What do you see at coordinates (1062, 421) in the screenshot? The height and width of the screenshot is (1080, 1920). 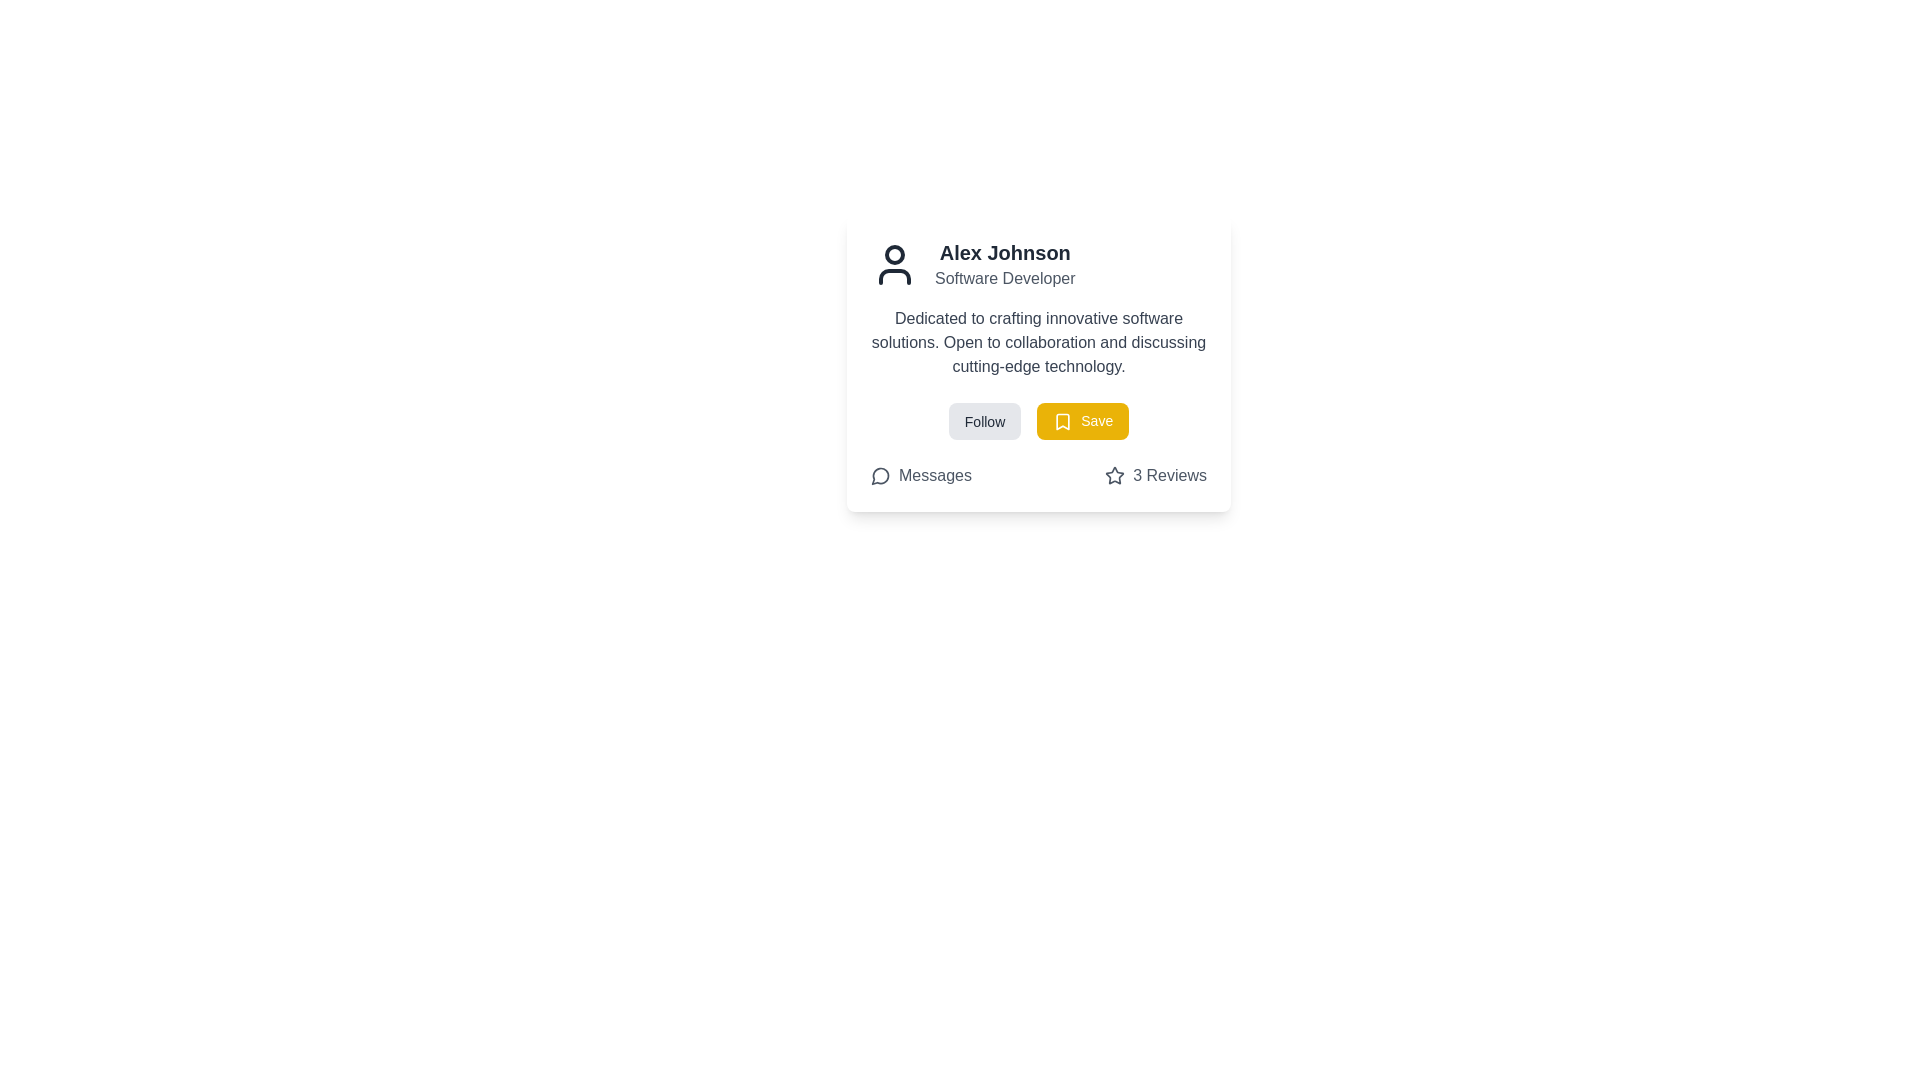 I see `the bookmark icon inside the 'Save' button, which represents the 'Save' action and is located to the left of the button's text label` at bounding box center [1062, 421].